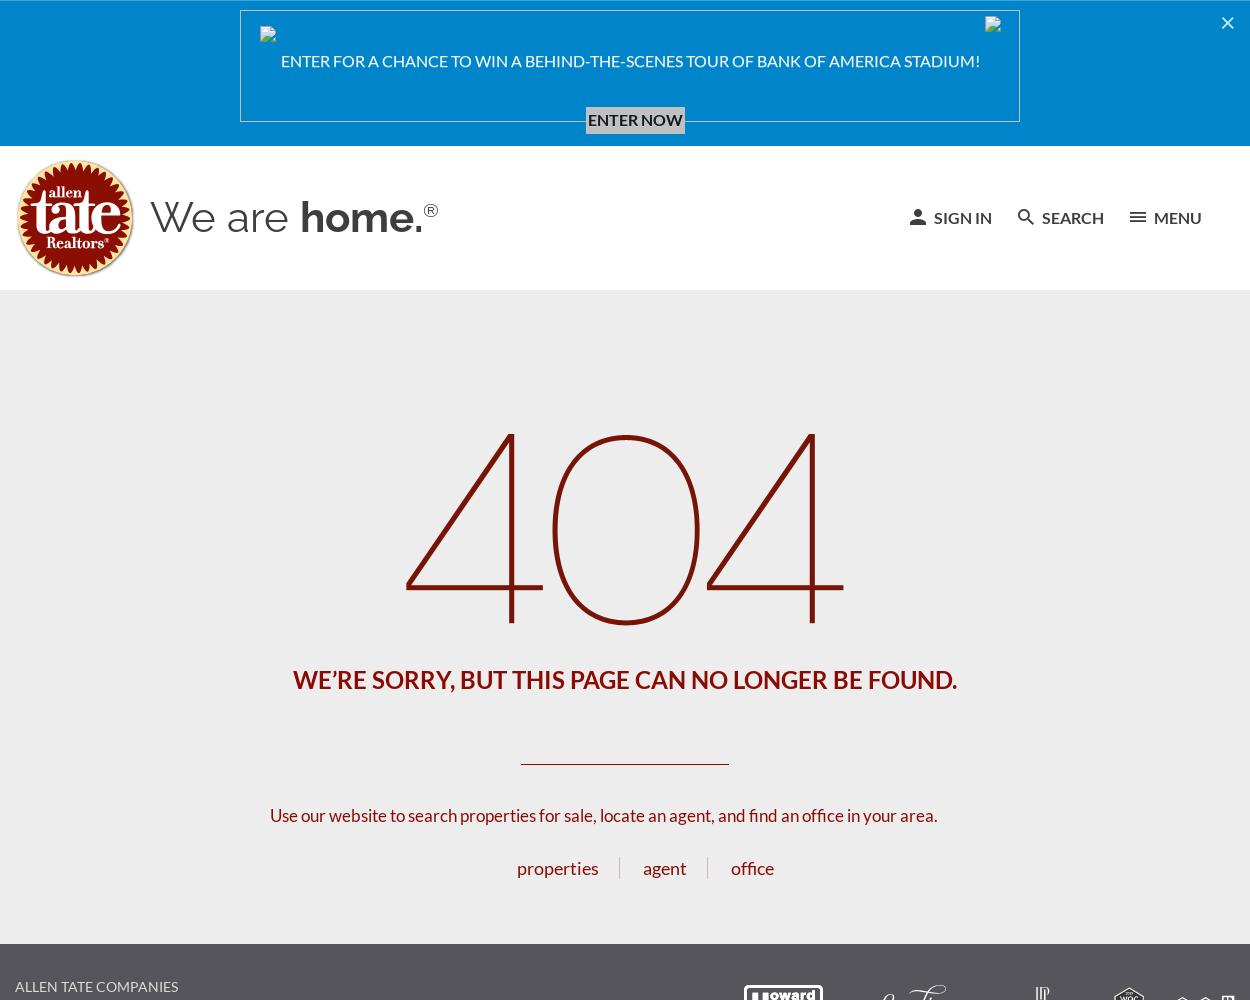  What do you see at coordinates (280, 59) in the screenshot?
I see `'ENTER FOR A CHANCE TO WIN A BEHIND-THE-SCENES TOUR OF BANK OF AMERICA STADIUM!'` at bounding box center [280, 59].